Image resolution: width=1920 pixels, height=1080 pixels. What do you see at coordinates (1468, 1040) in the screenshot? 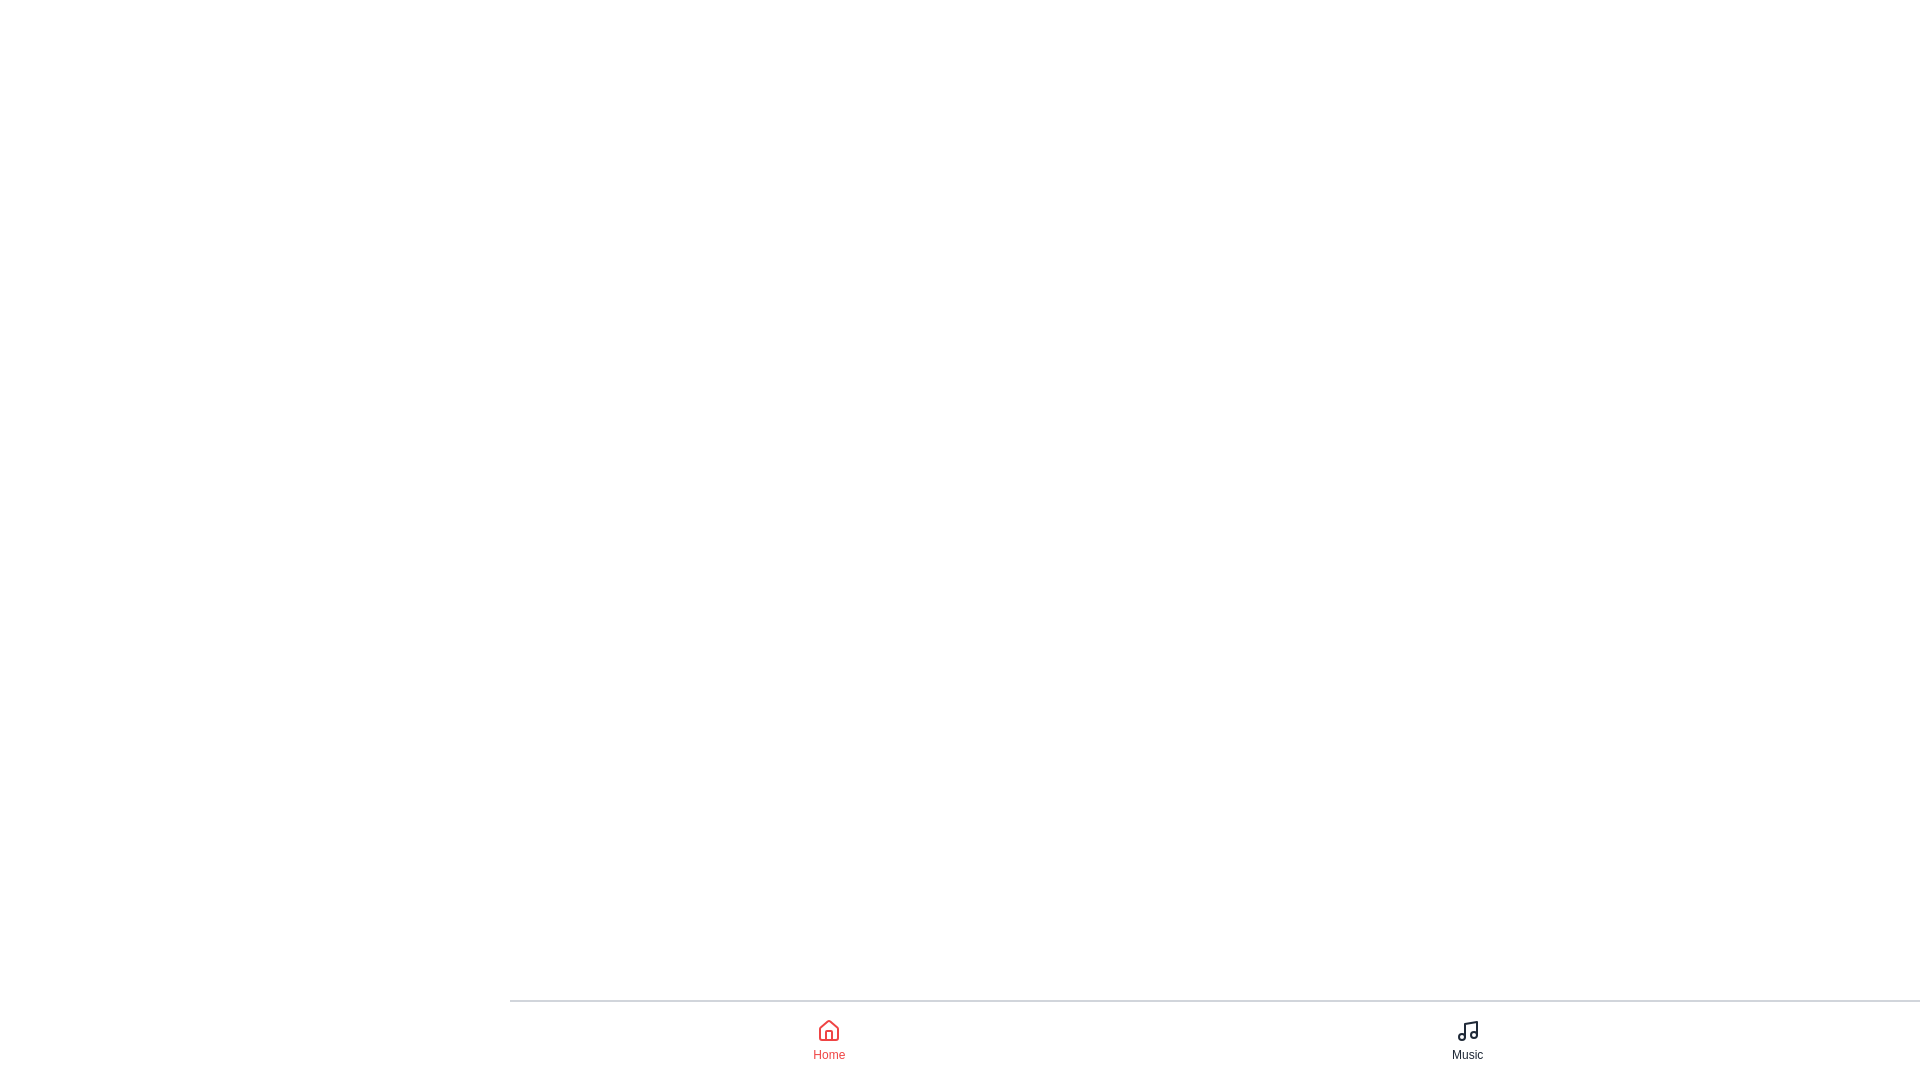
I see `the Music tab to verify its state change` at bounding box center [1468, 1040].